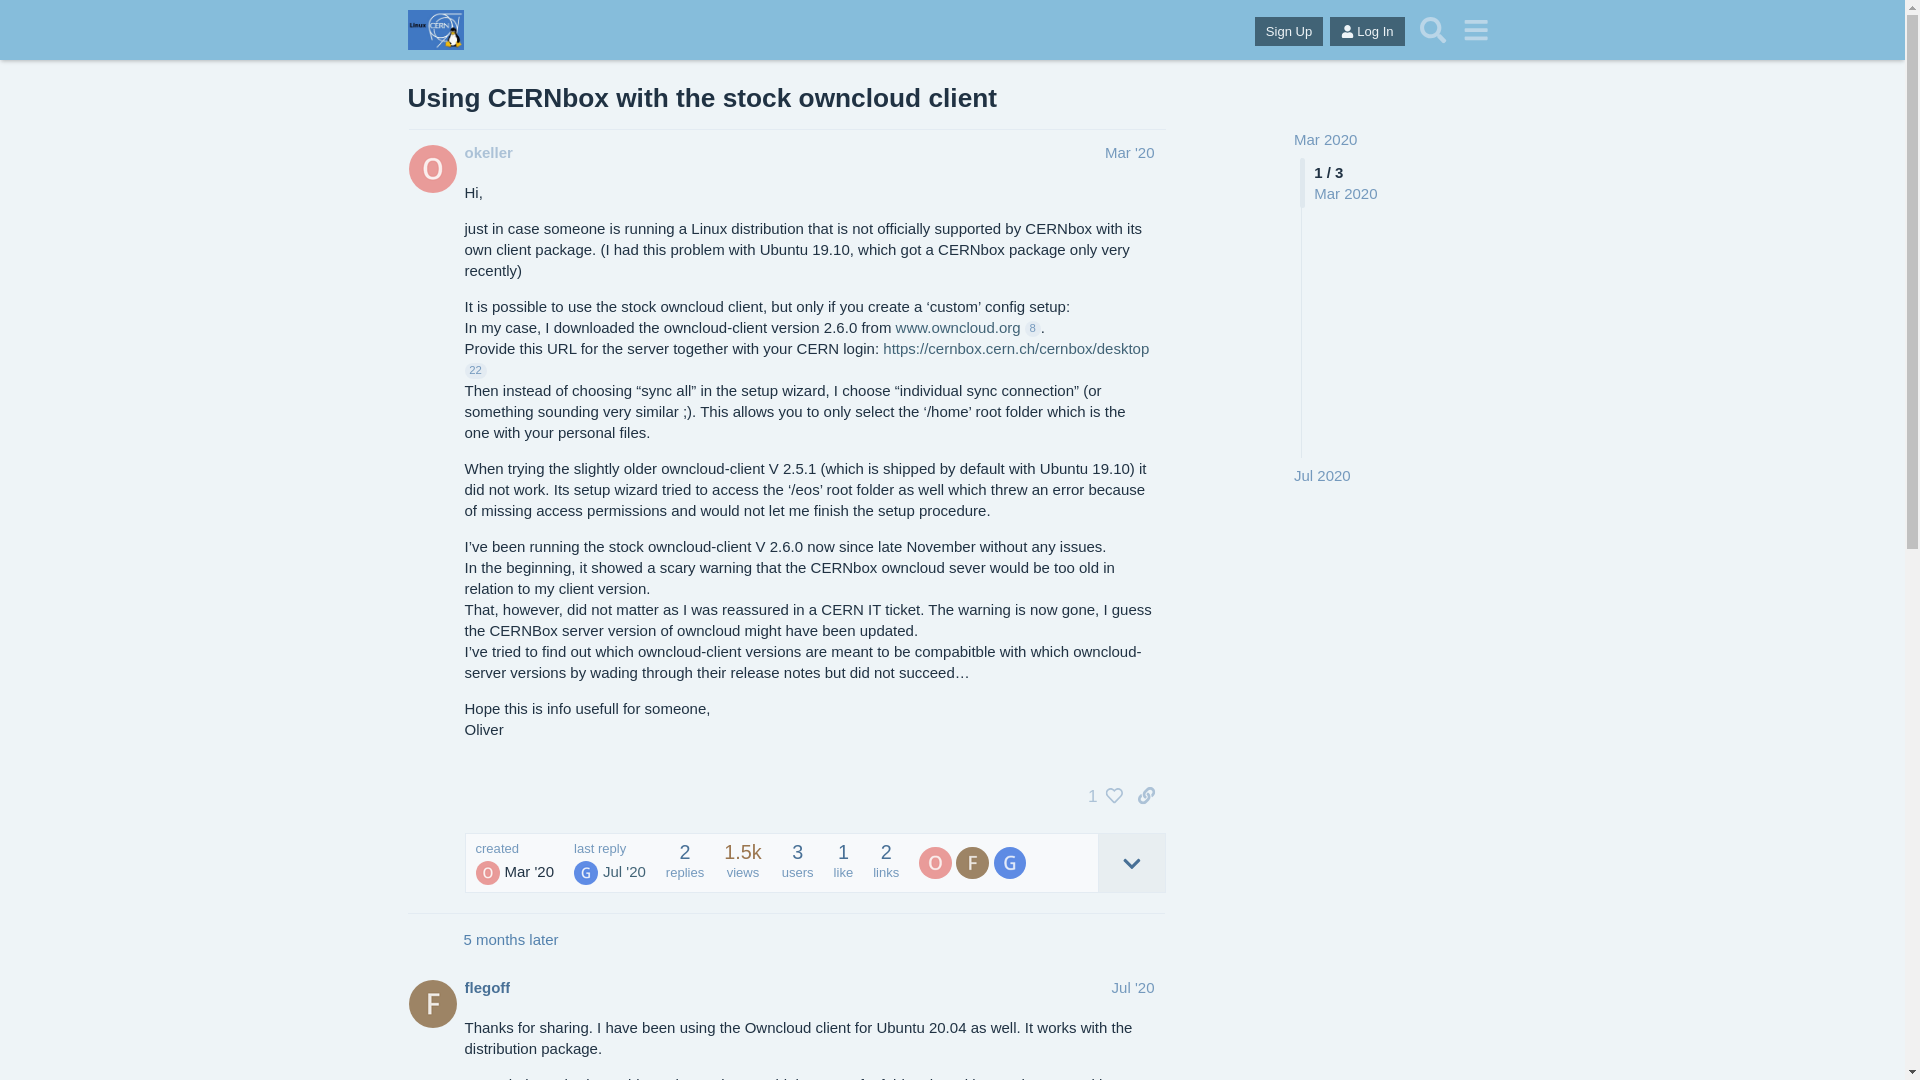  Describe the element at coordinates (1111, 986) in the screenshot. I see `'Jul '20'` at that location.